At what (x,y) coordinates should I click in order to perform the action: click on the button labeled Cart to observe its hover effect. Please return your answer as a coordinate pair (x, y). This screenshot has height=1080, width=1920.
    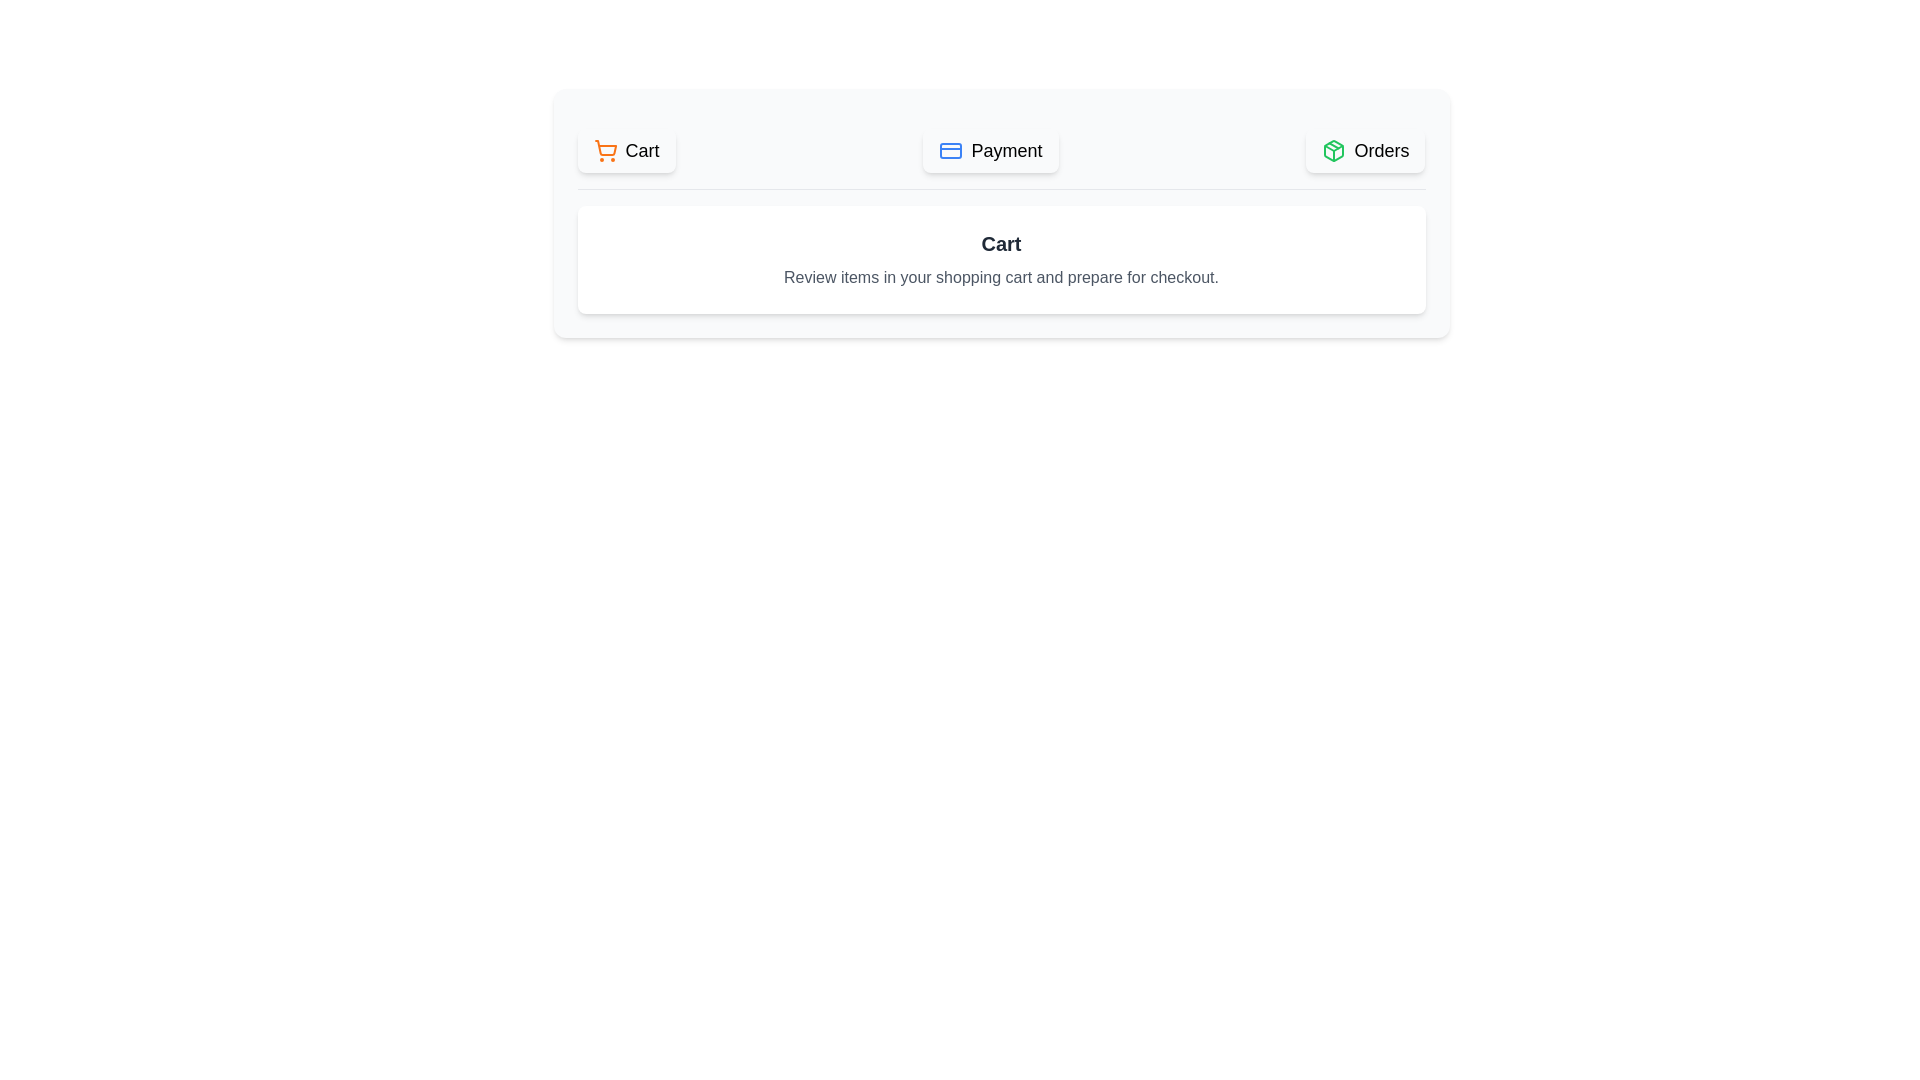
    Looking at the image, I should click on (625, 149).